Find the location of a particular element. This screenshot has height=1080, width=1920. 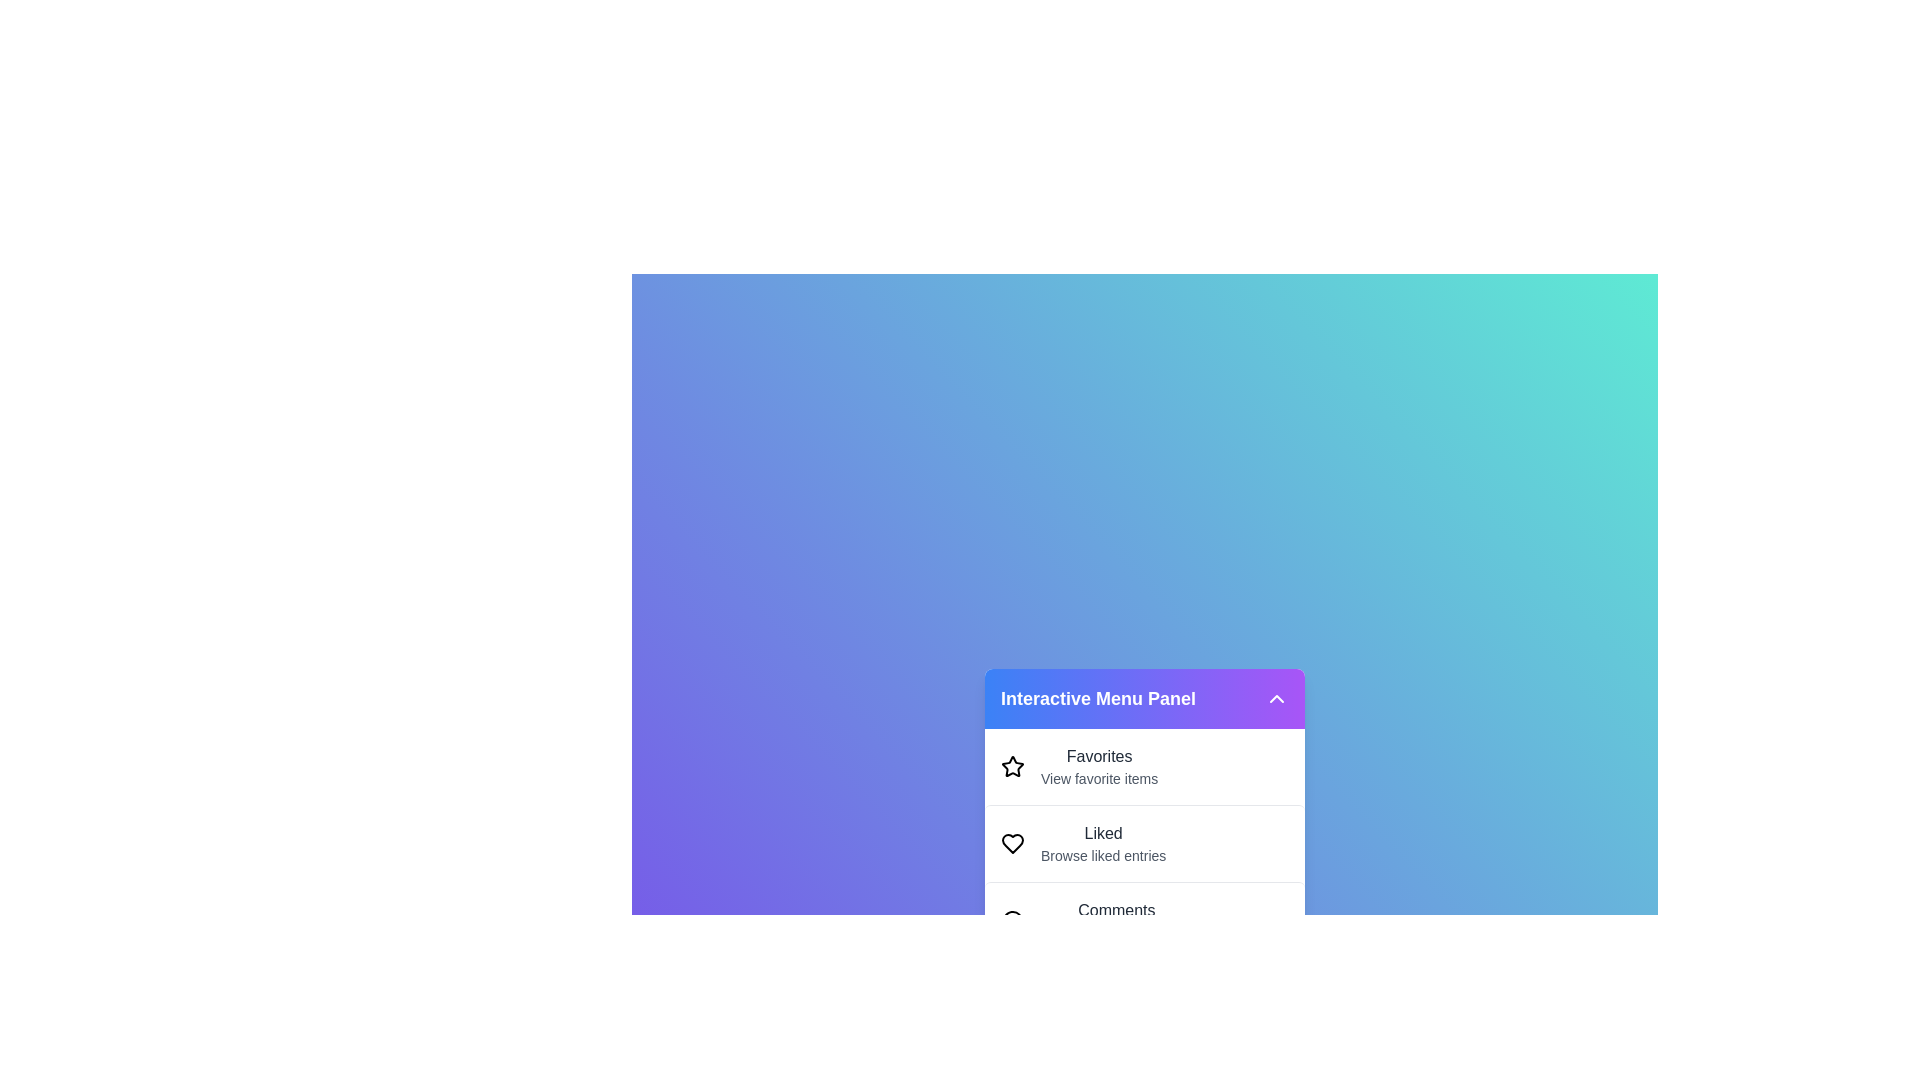

the menu item Comments to preview its highlight effect is located at coordinates (1145, 920).